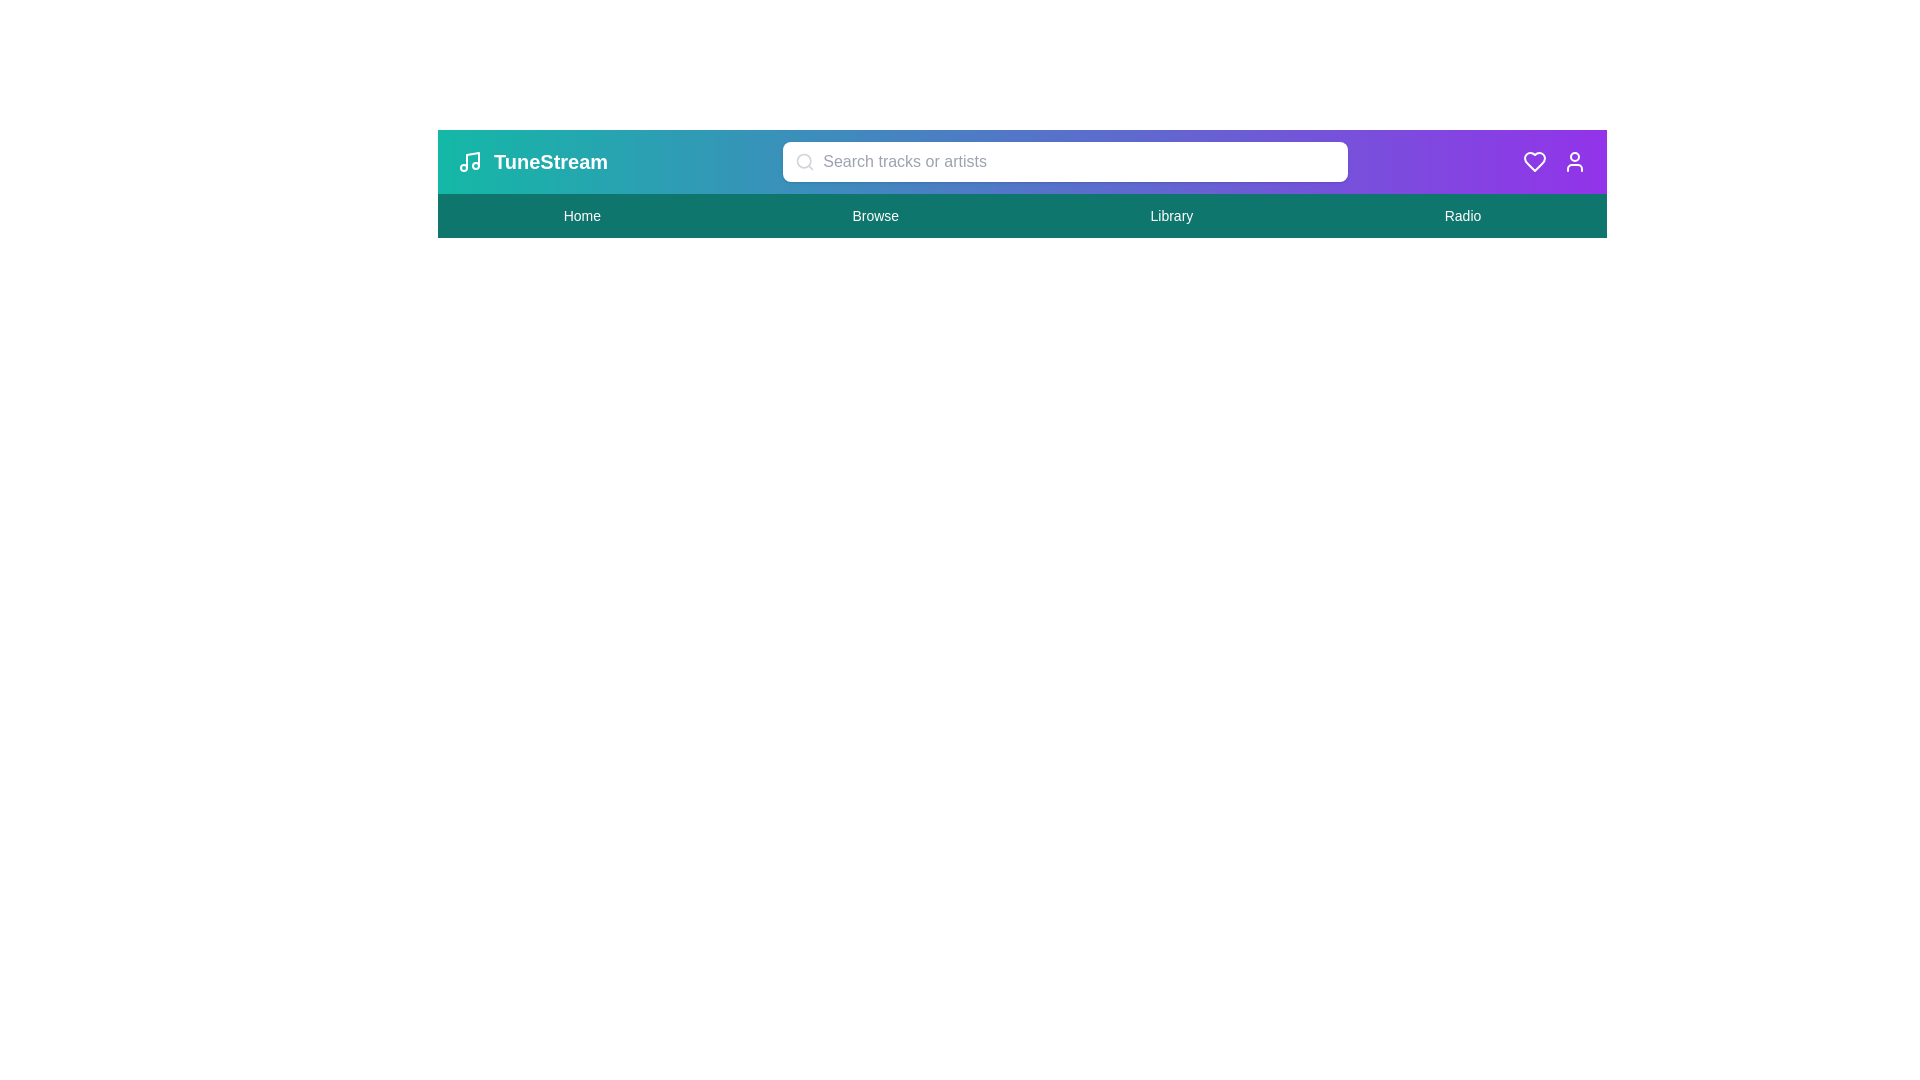 This screenshot has width=1920, height=1080. Describe the element at coordinates (469, 161) in the screenshot. I see `the music icon to trigger the associated action` at that location.